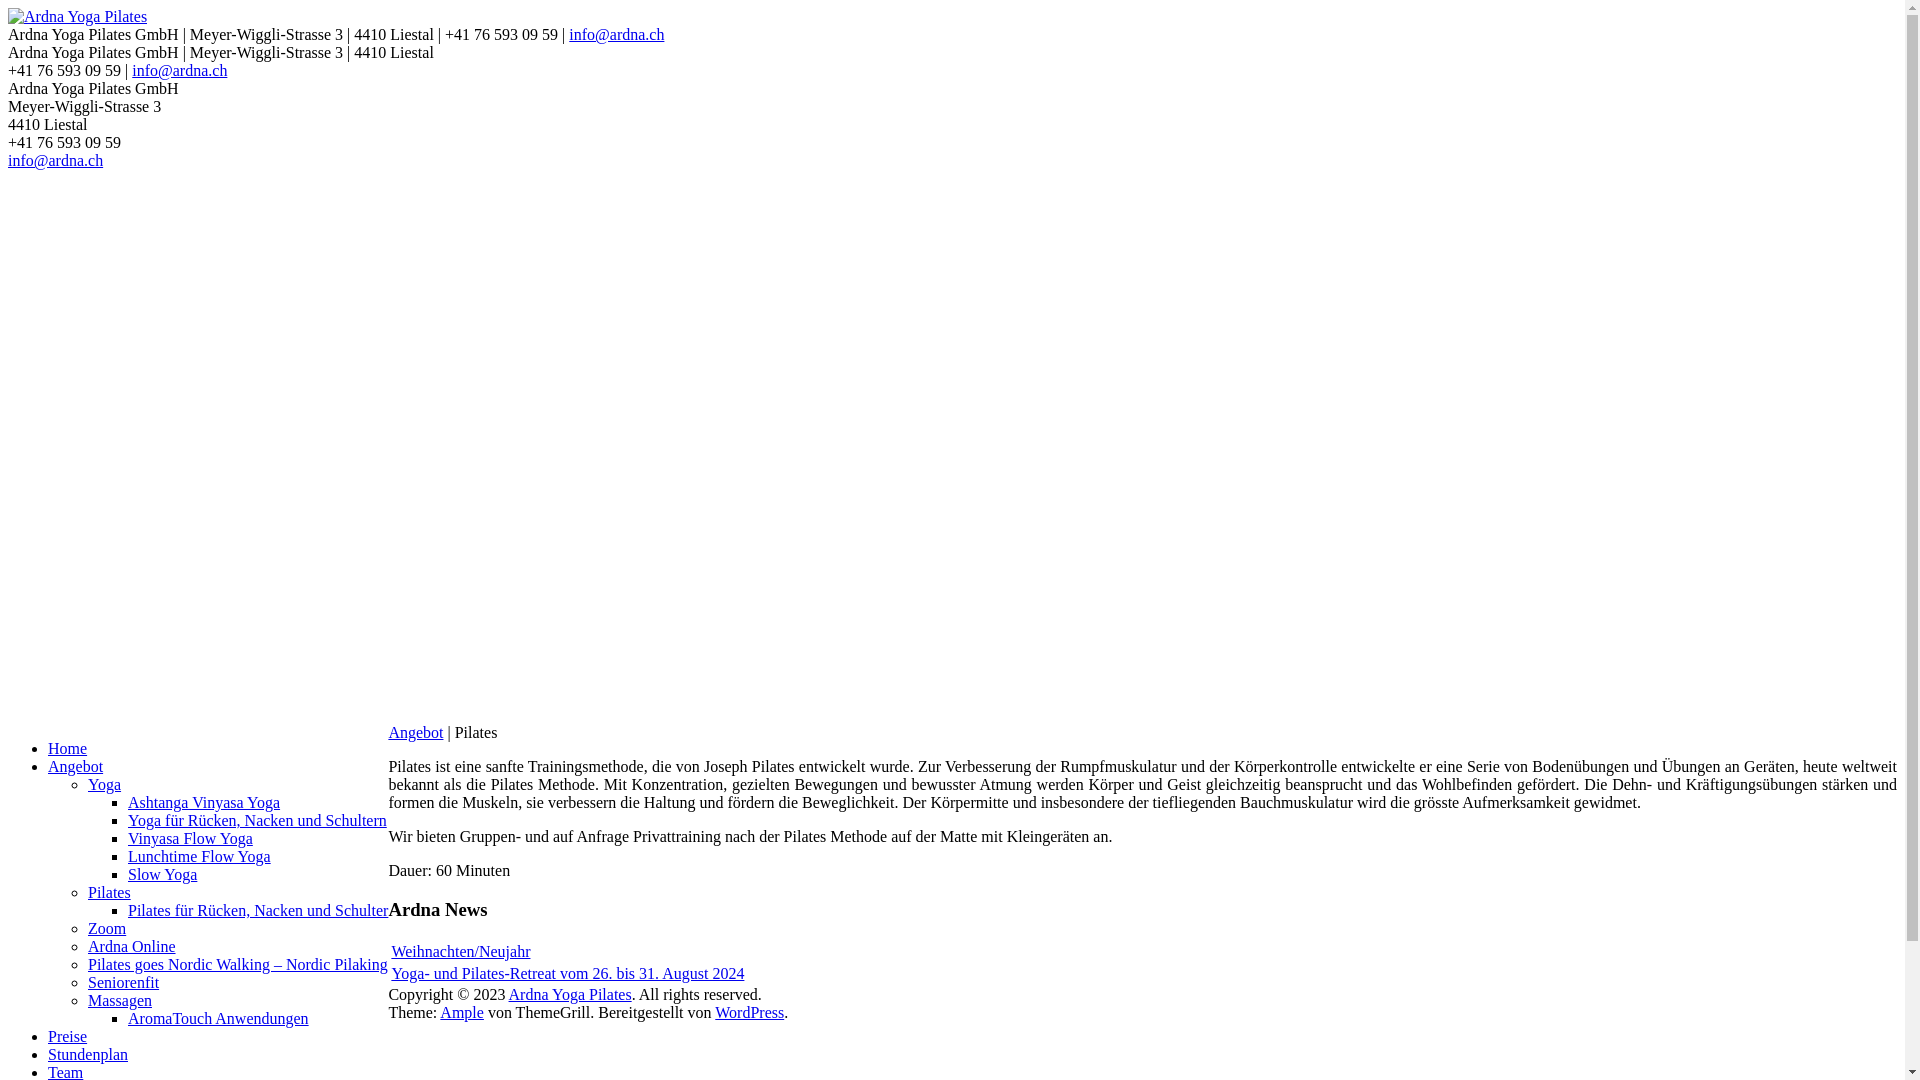 Image resolution: width=1920 pixels, height=1080 pixels. Describe the element at coordinates (459, 950) in the screenshot. I see `'Weihnachten/Neujahr'` at that location.